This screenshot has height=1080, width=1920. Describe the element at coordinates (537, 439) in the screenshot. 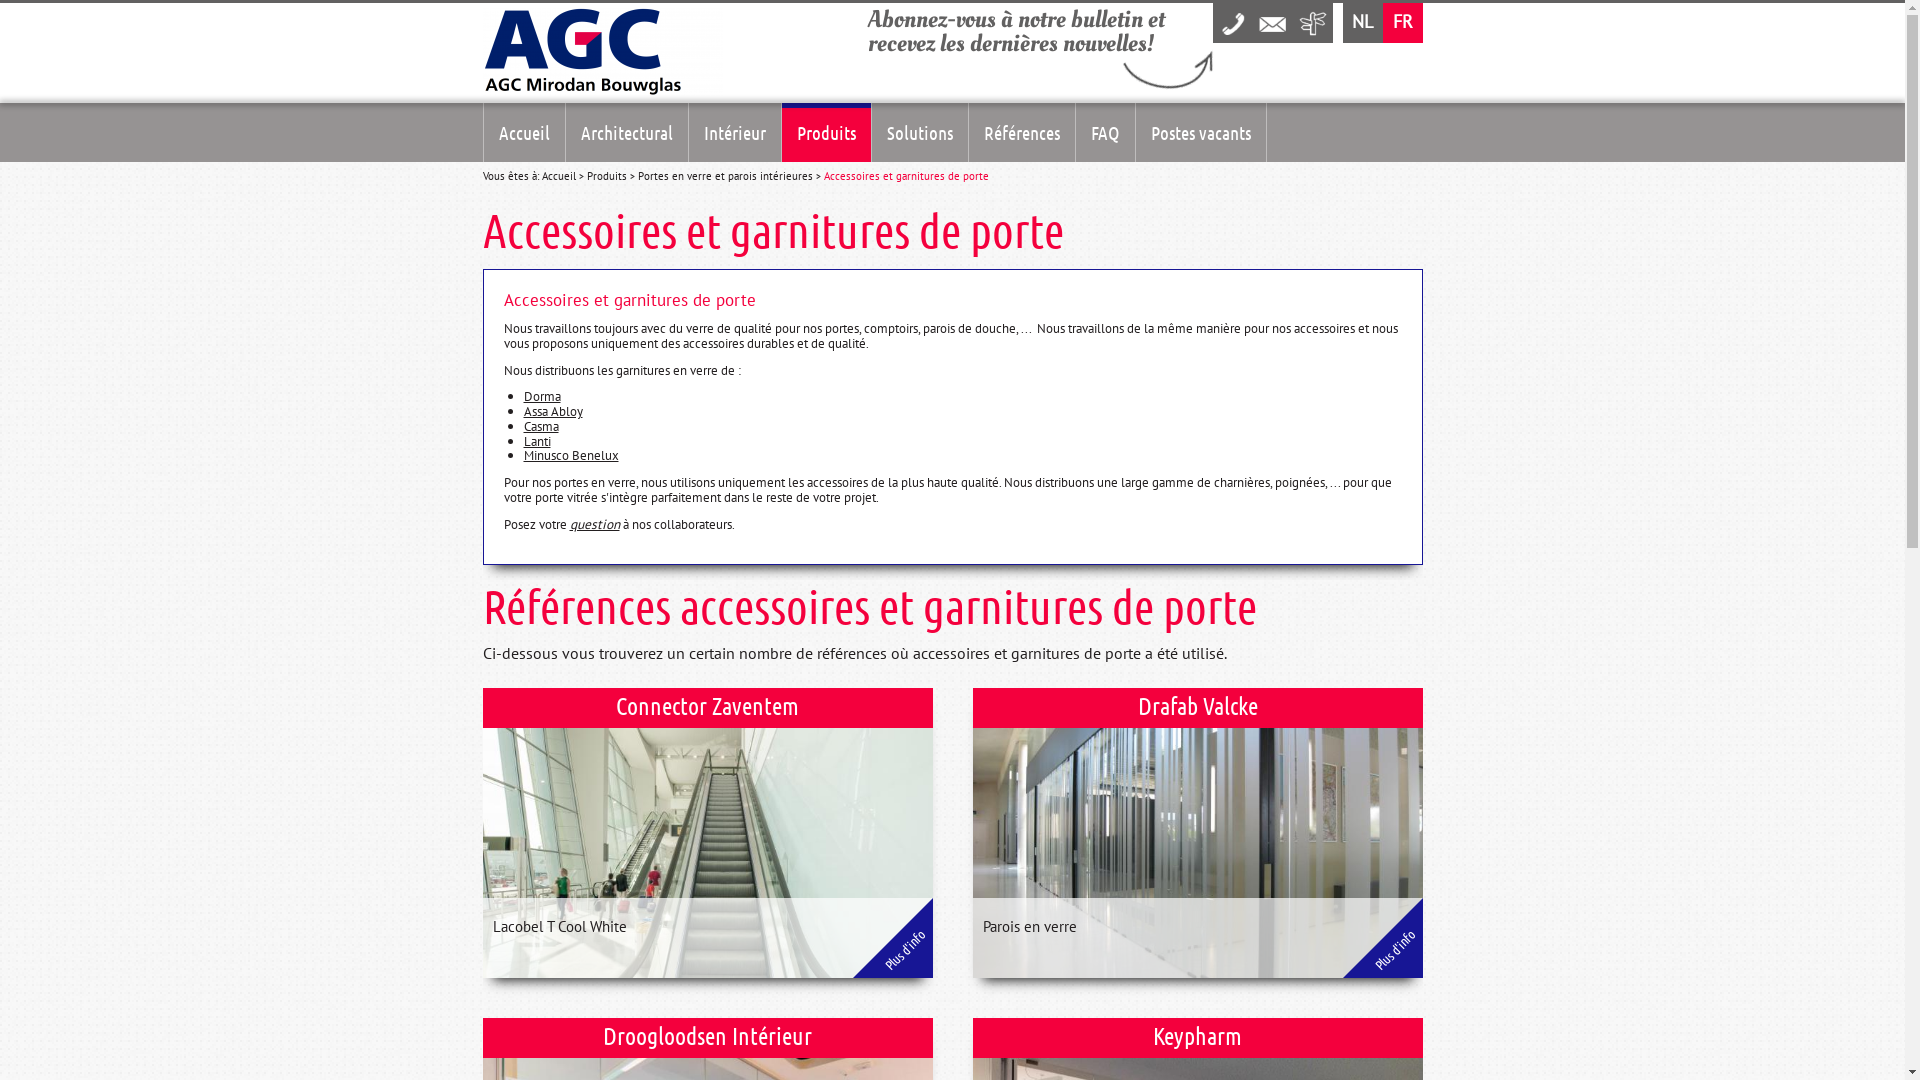

I see `'Lanti'` at that location.